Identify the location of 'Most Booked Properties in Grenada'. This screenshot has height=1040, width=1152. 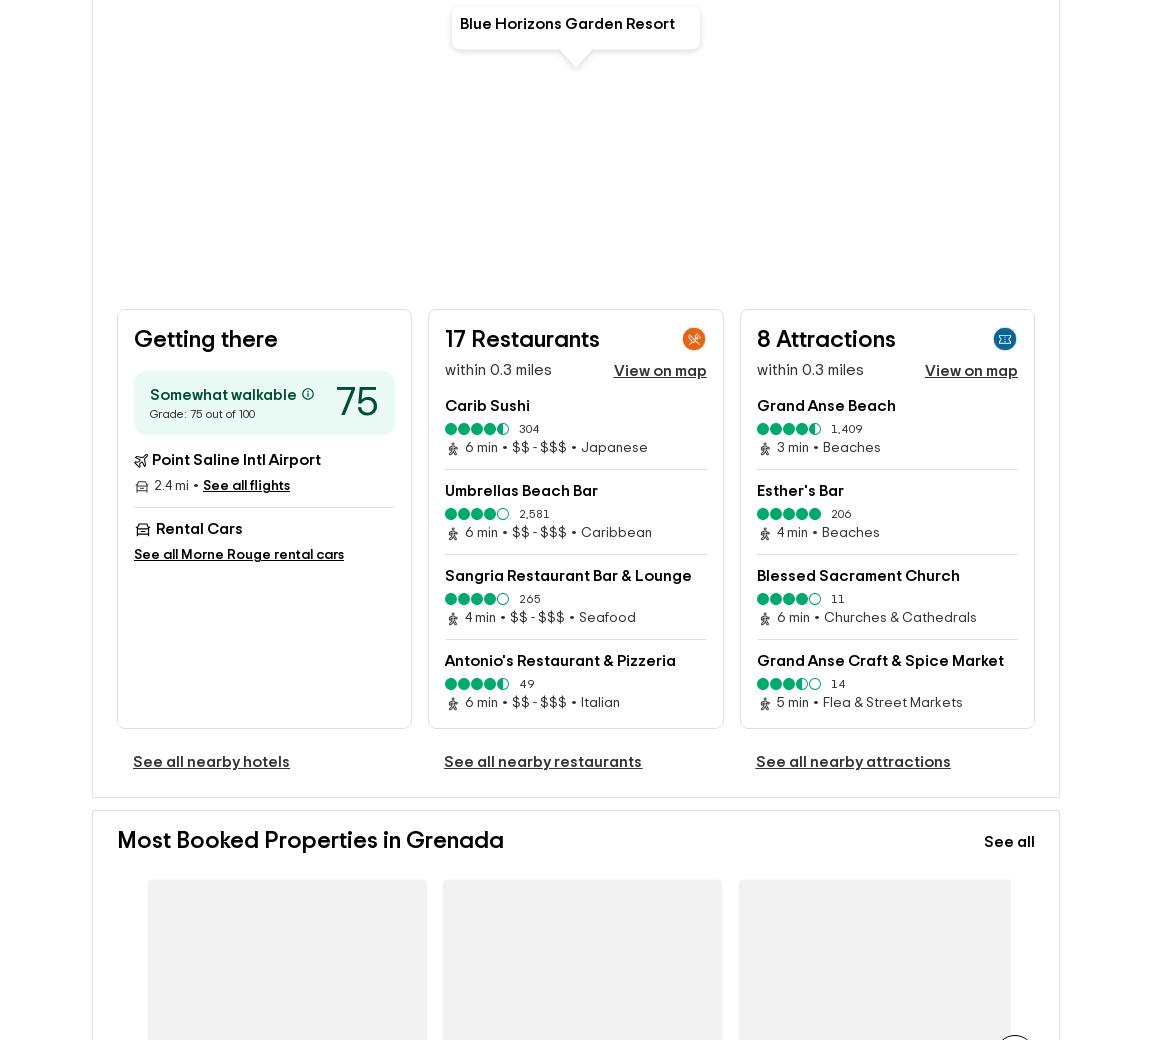
(309, 844).